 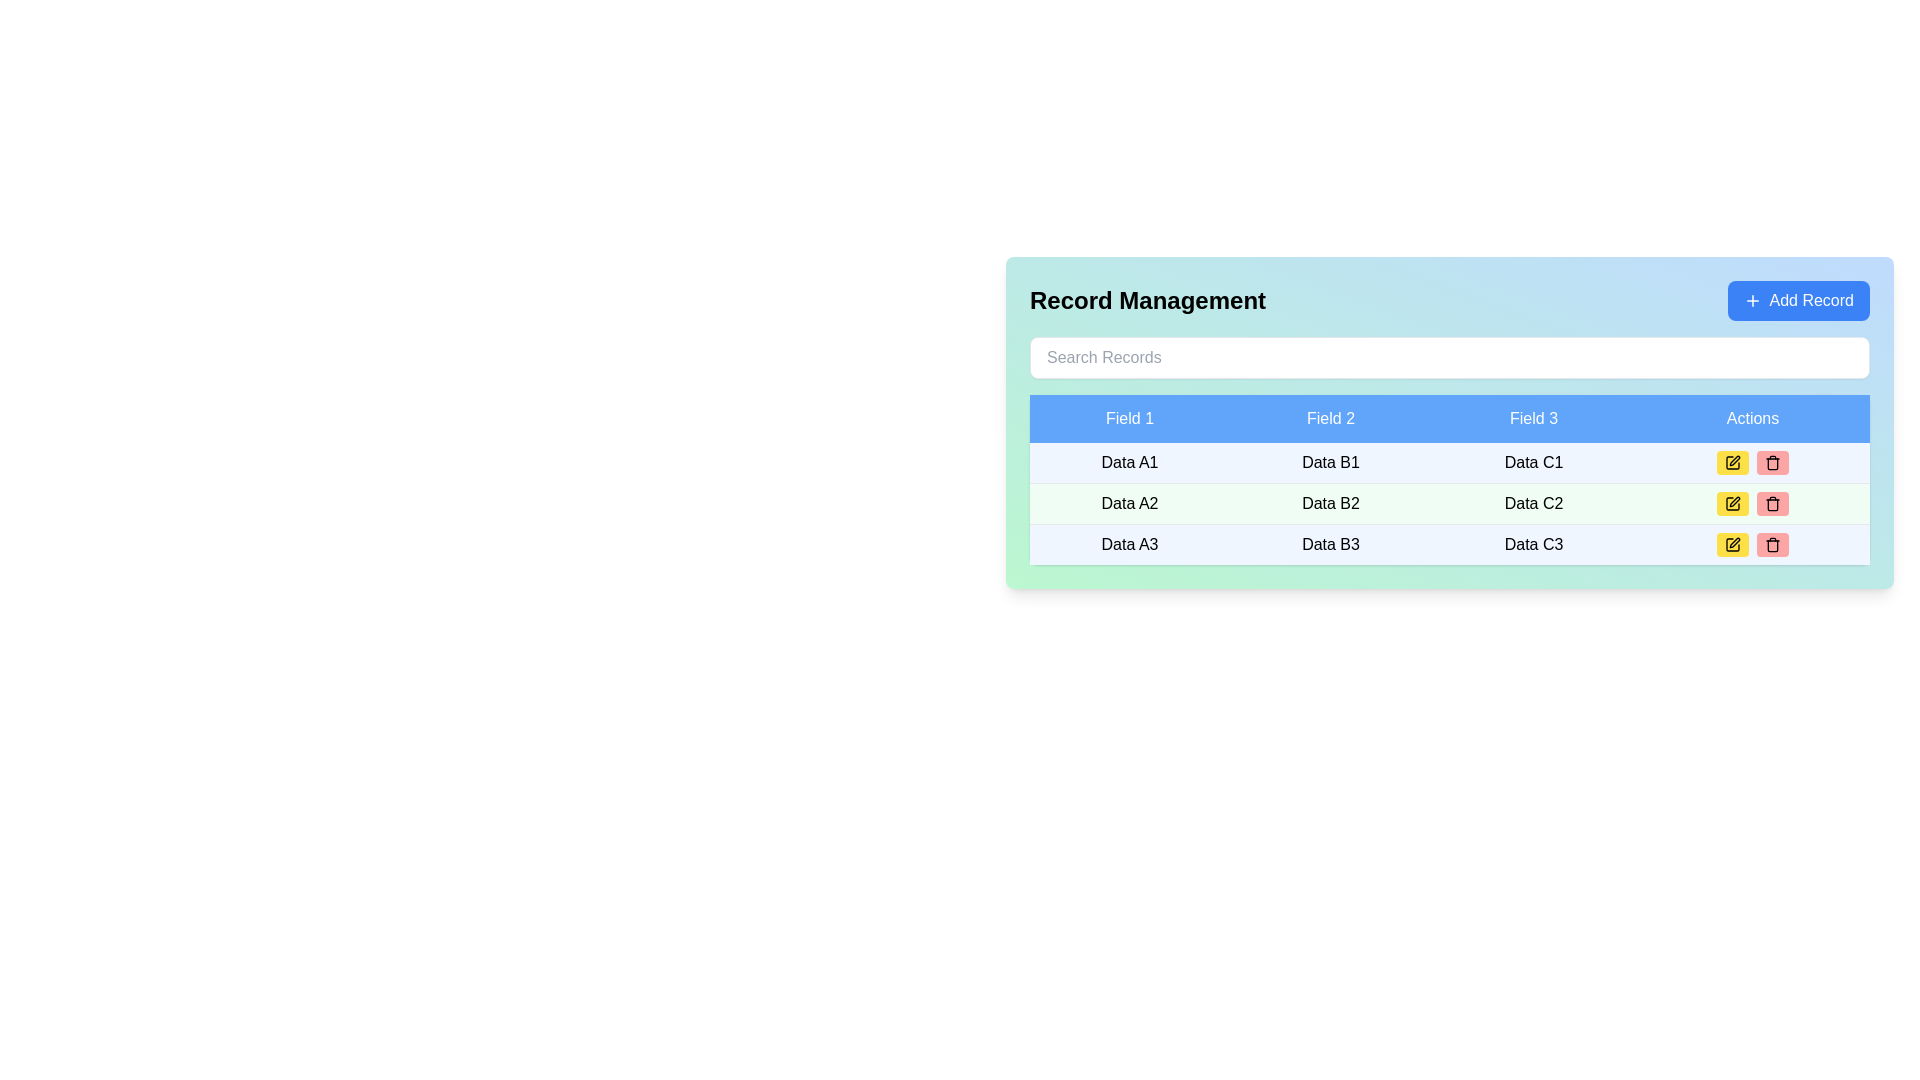 I want to click on the edit icon located within the yellow button in the 'Actions' column of the last row of the table, so click(x=1731, y=544).